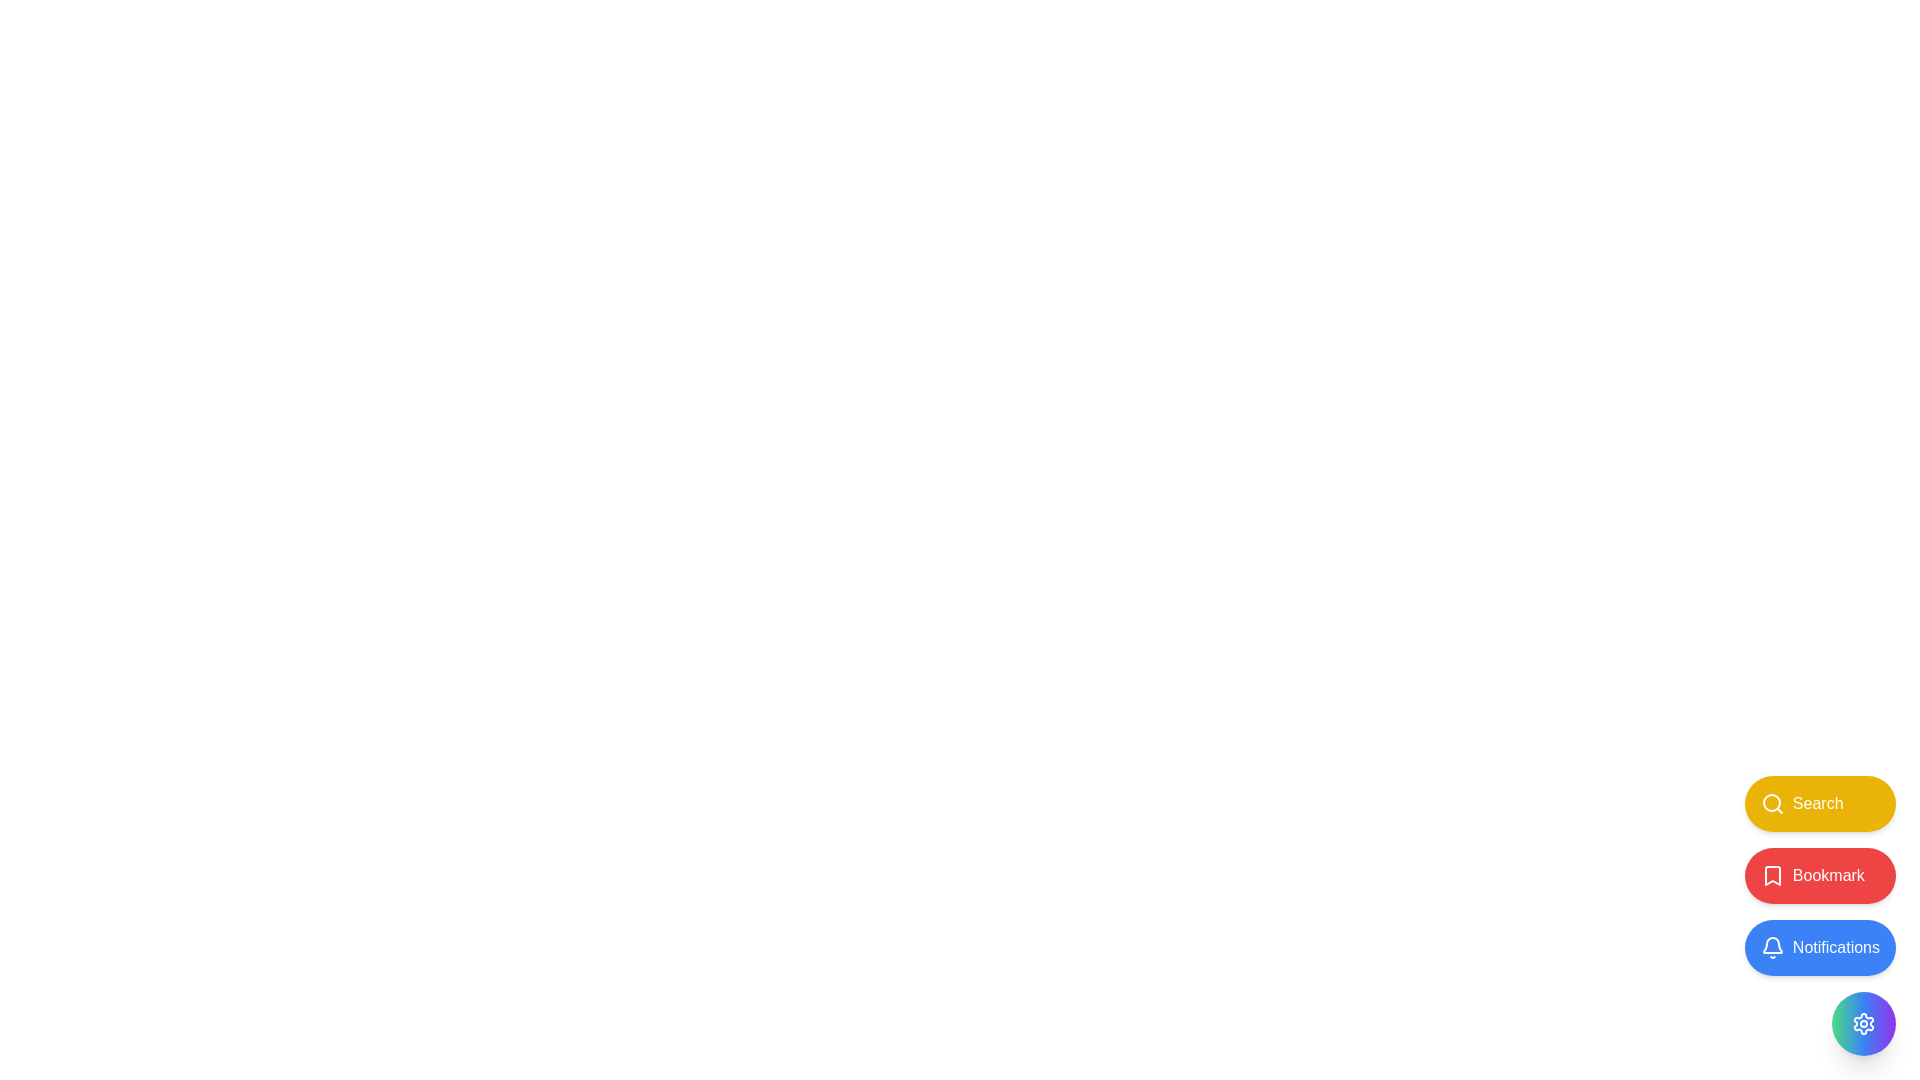  I want to click on text 'Notifications' from the text label inside the notification button, which is located on the right side of the interface, adjacent to a bell icon and within a rounded blue button, so click(1836, 947).